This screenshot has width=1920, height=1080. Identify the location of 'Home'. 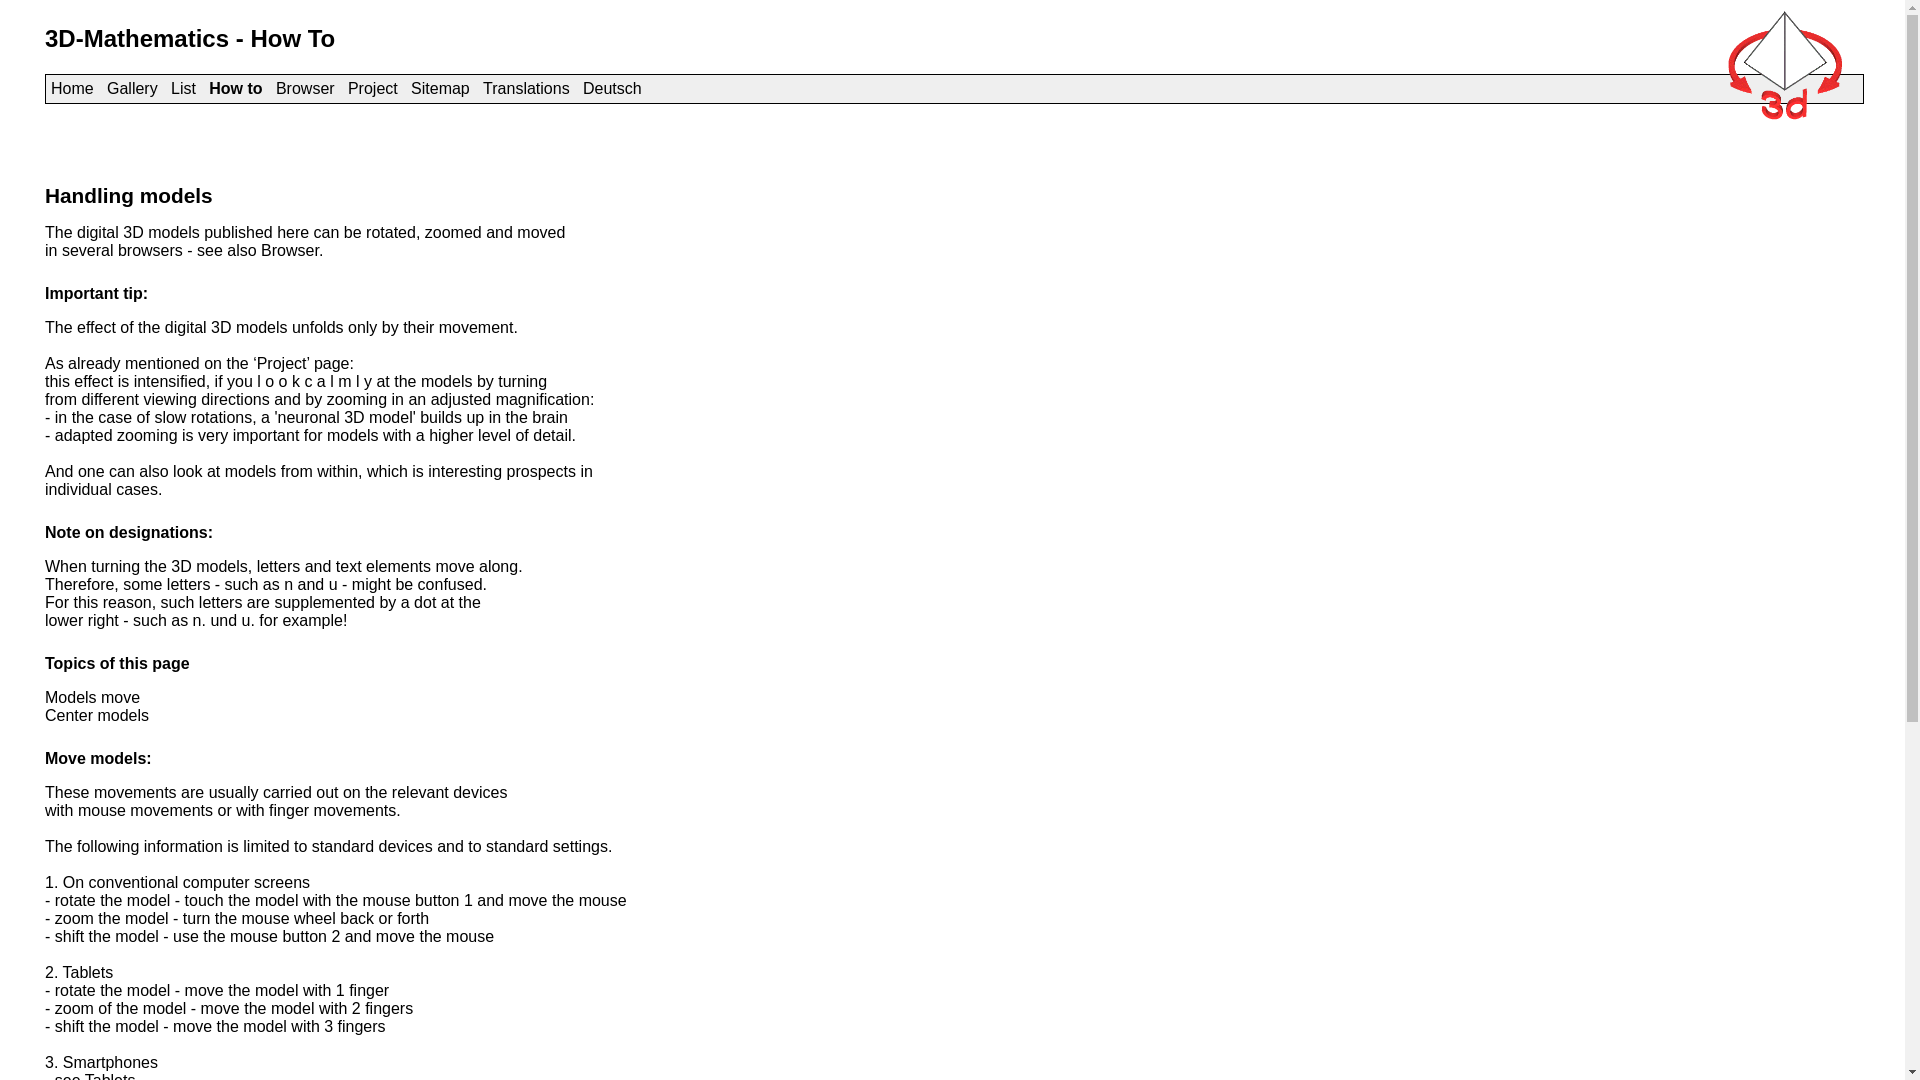
(72, 87).